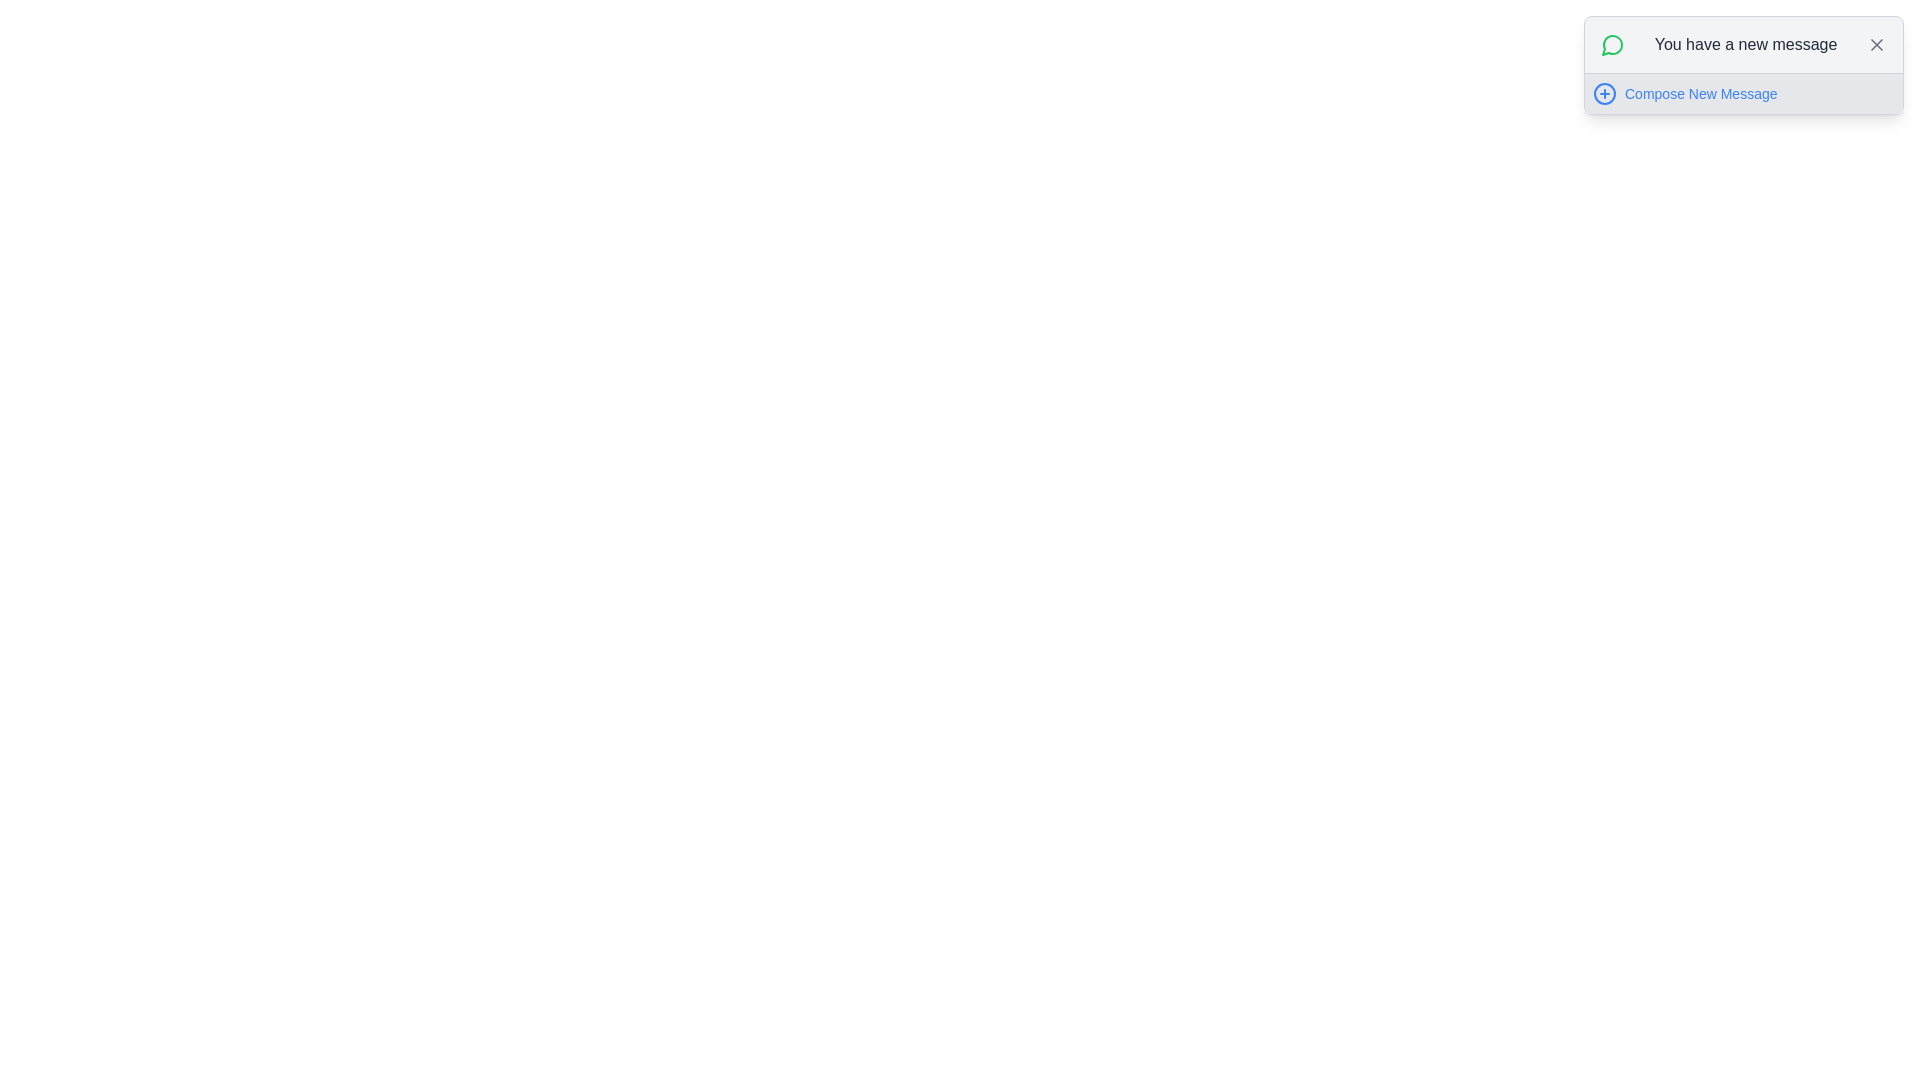 The height and width of the screenshot is (1080, 1920). Describe the element at coordinates (1604, 93) in the screenshot. I see `the circular icon button with a plus symbol located to the left of the 'Compose New Message' label` at that location.